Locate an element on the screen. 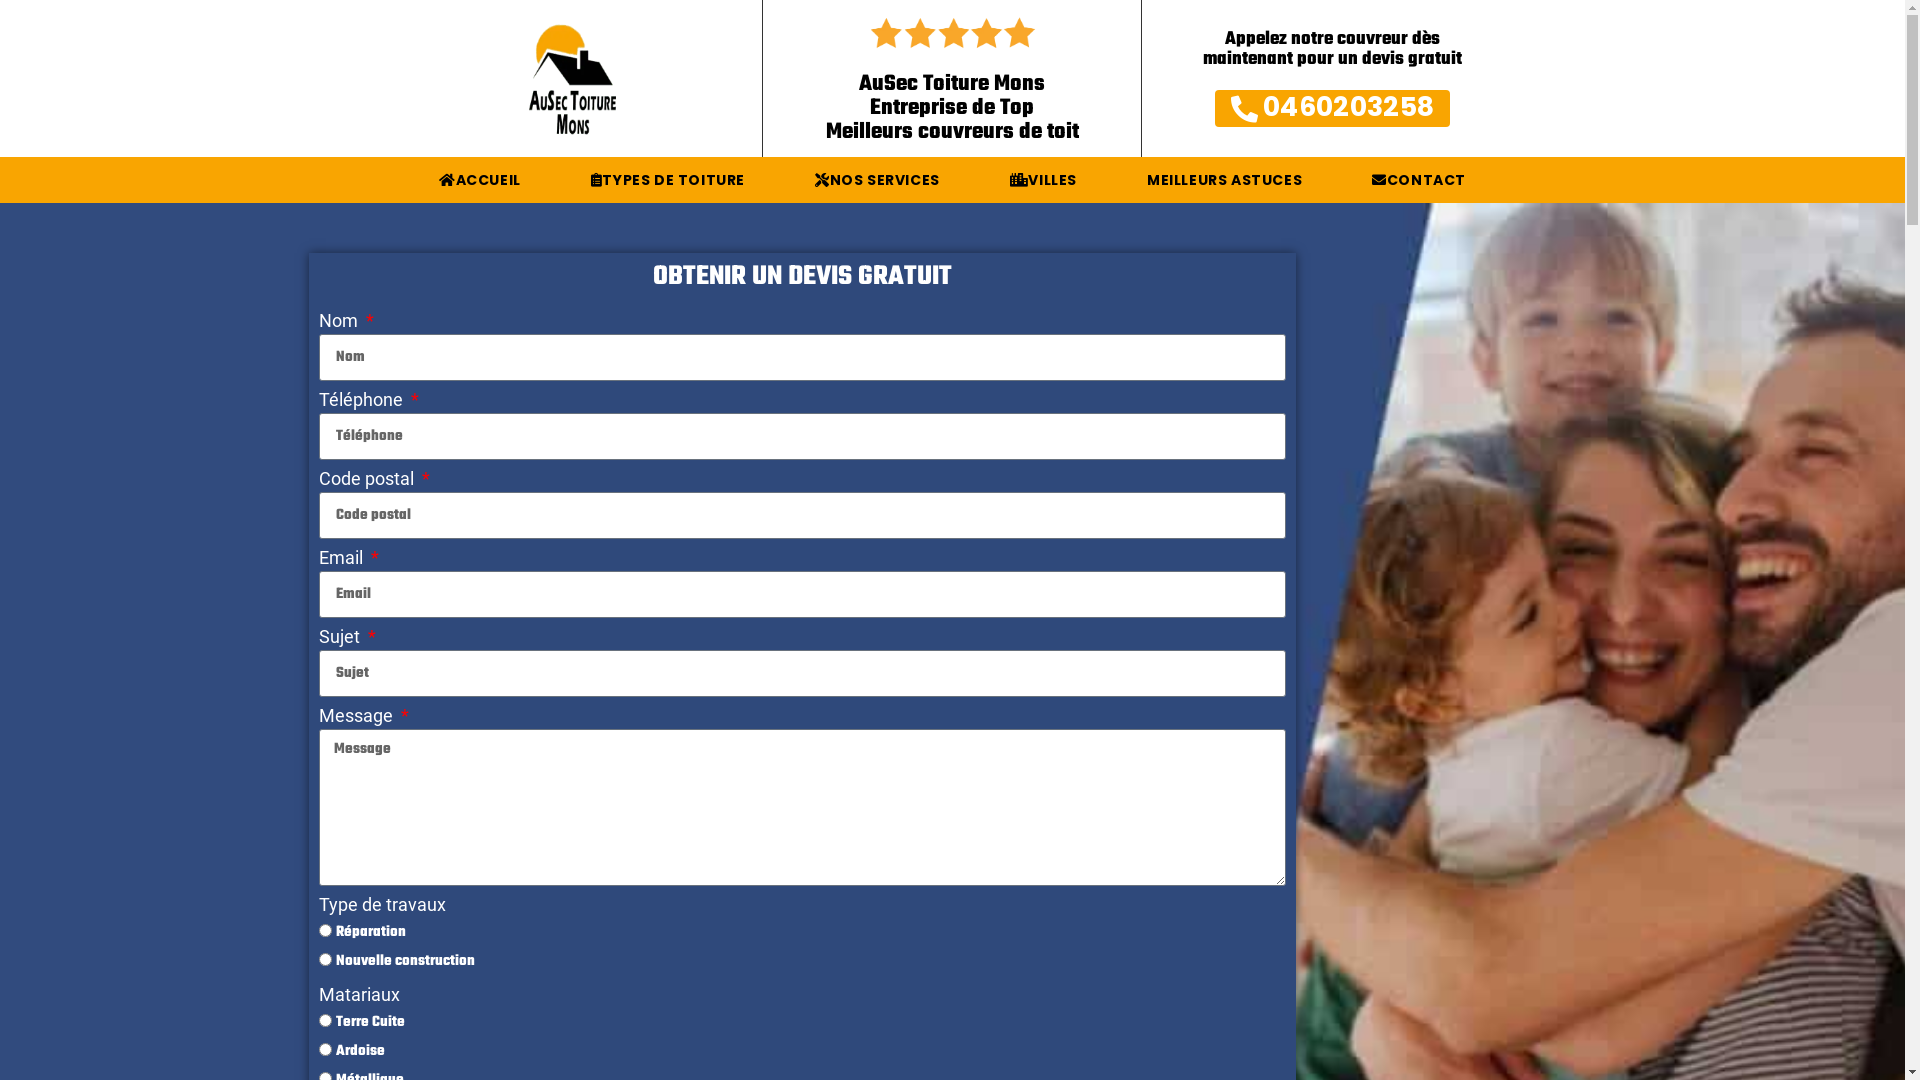  'NOS SERVICES' is located at coordinates (877, 180).